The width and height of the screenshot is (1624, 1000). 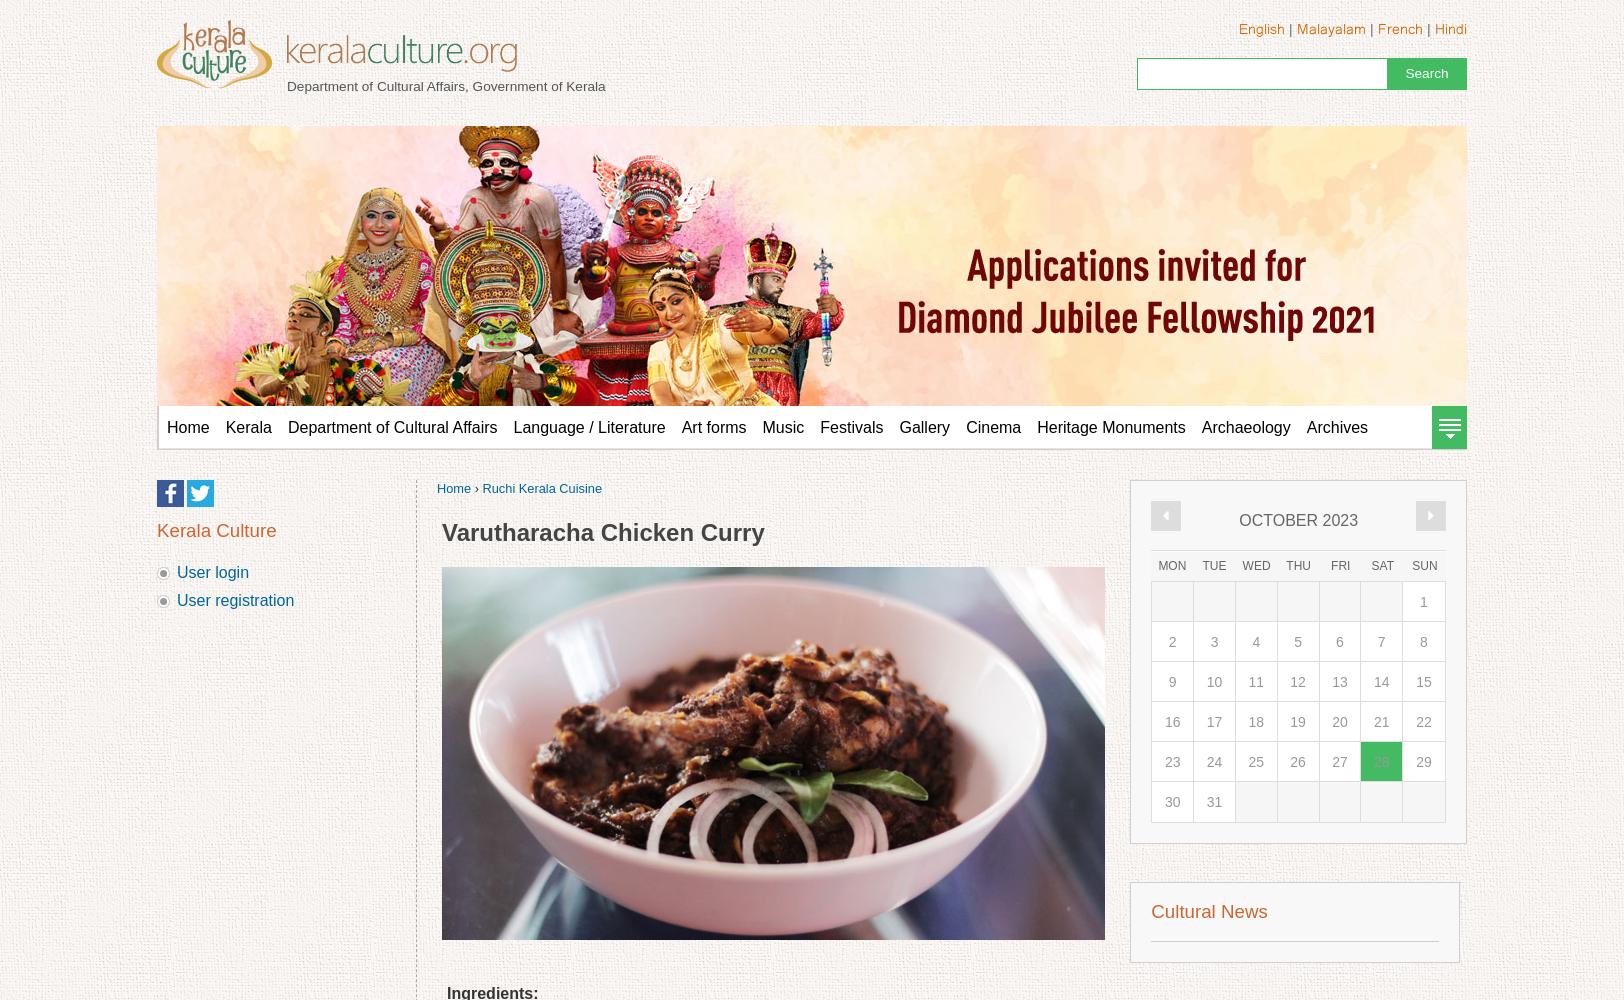 I want to click on 'Cinema', so click(x=993, y=427).